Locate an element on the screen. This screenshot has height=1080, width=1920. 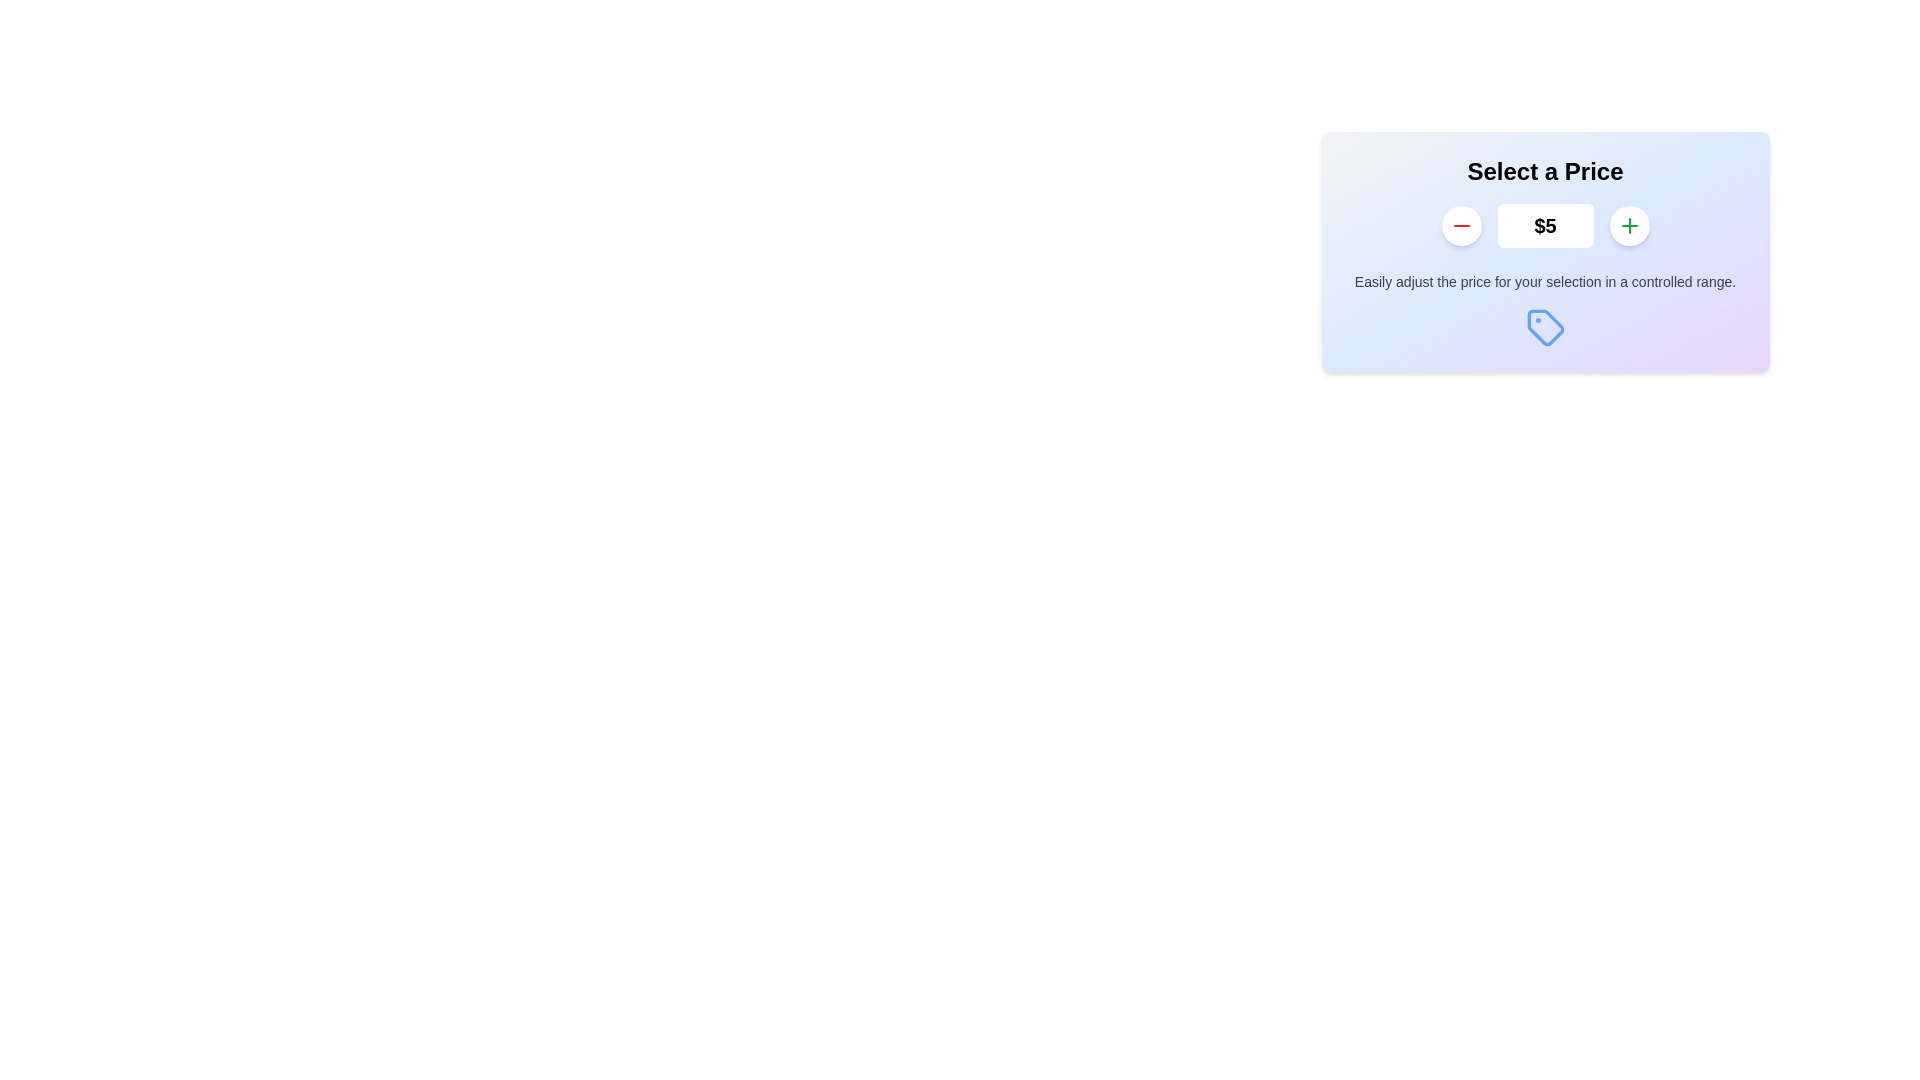
the green circular button with a '+' icon located to the right of the white rectangular box displaying '$5' to increase the value is located at coordinates (1629, 225).